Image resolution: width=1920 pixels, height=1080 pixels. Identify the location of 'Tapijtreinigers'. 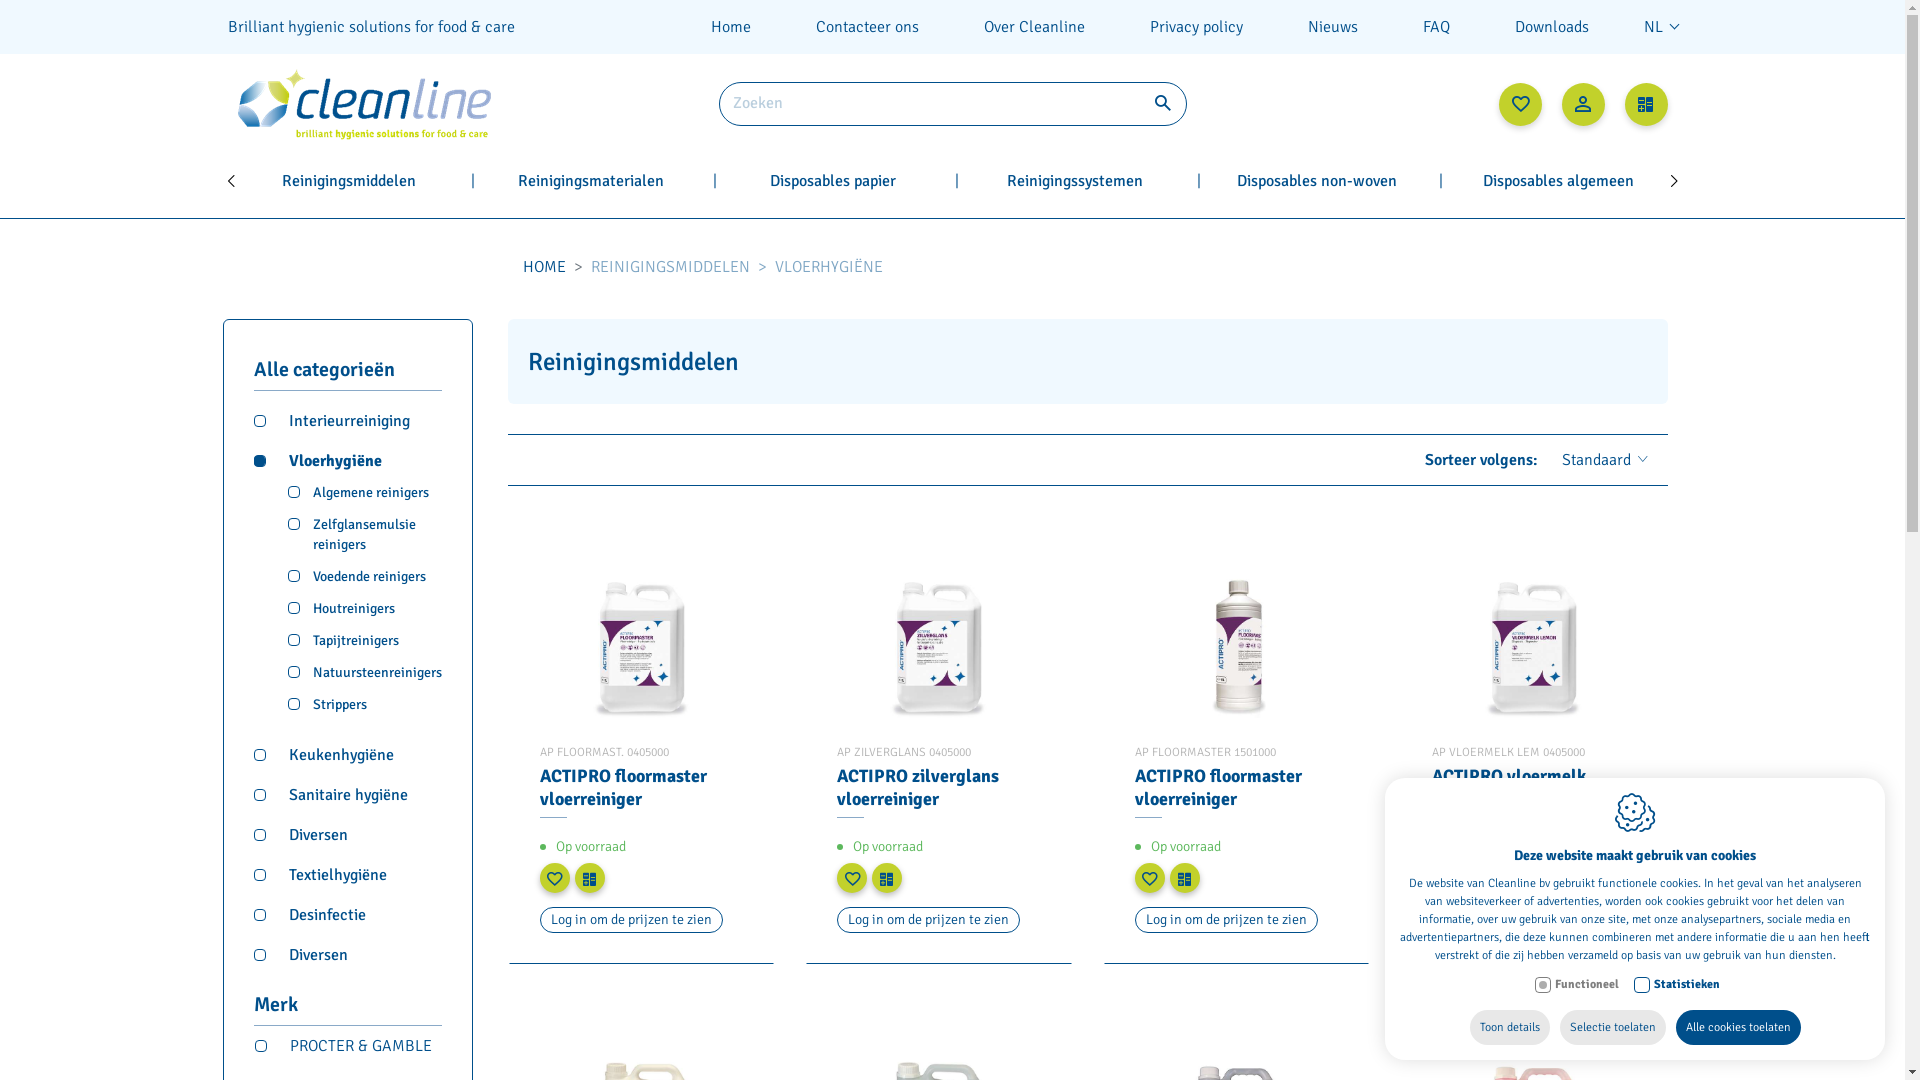
(364, 635).